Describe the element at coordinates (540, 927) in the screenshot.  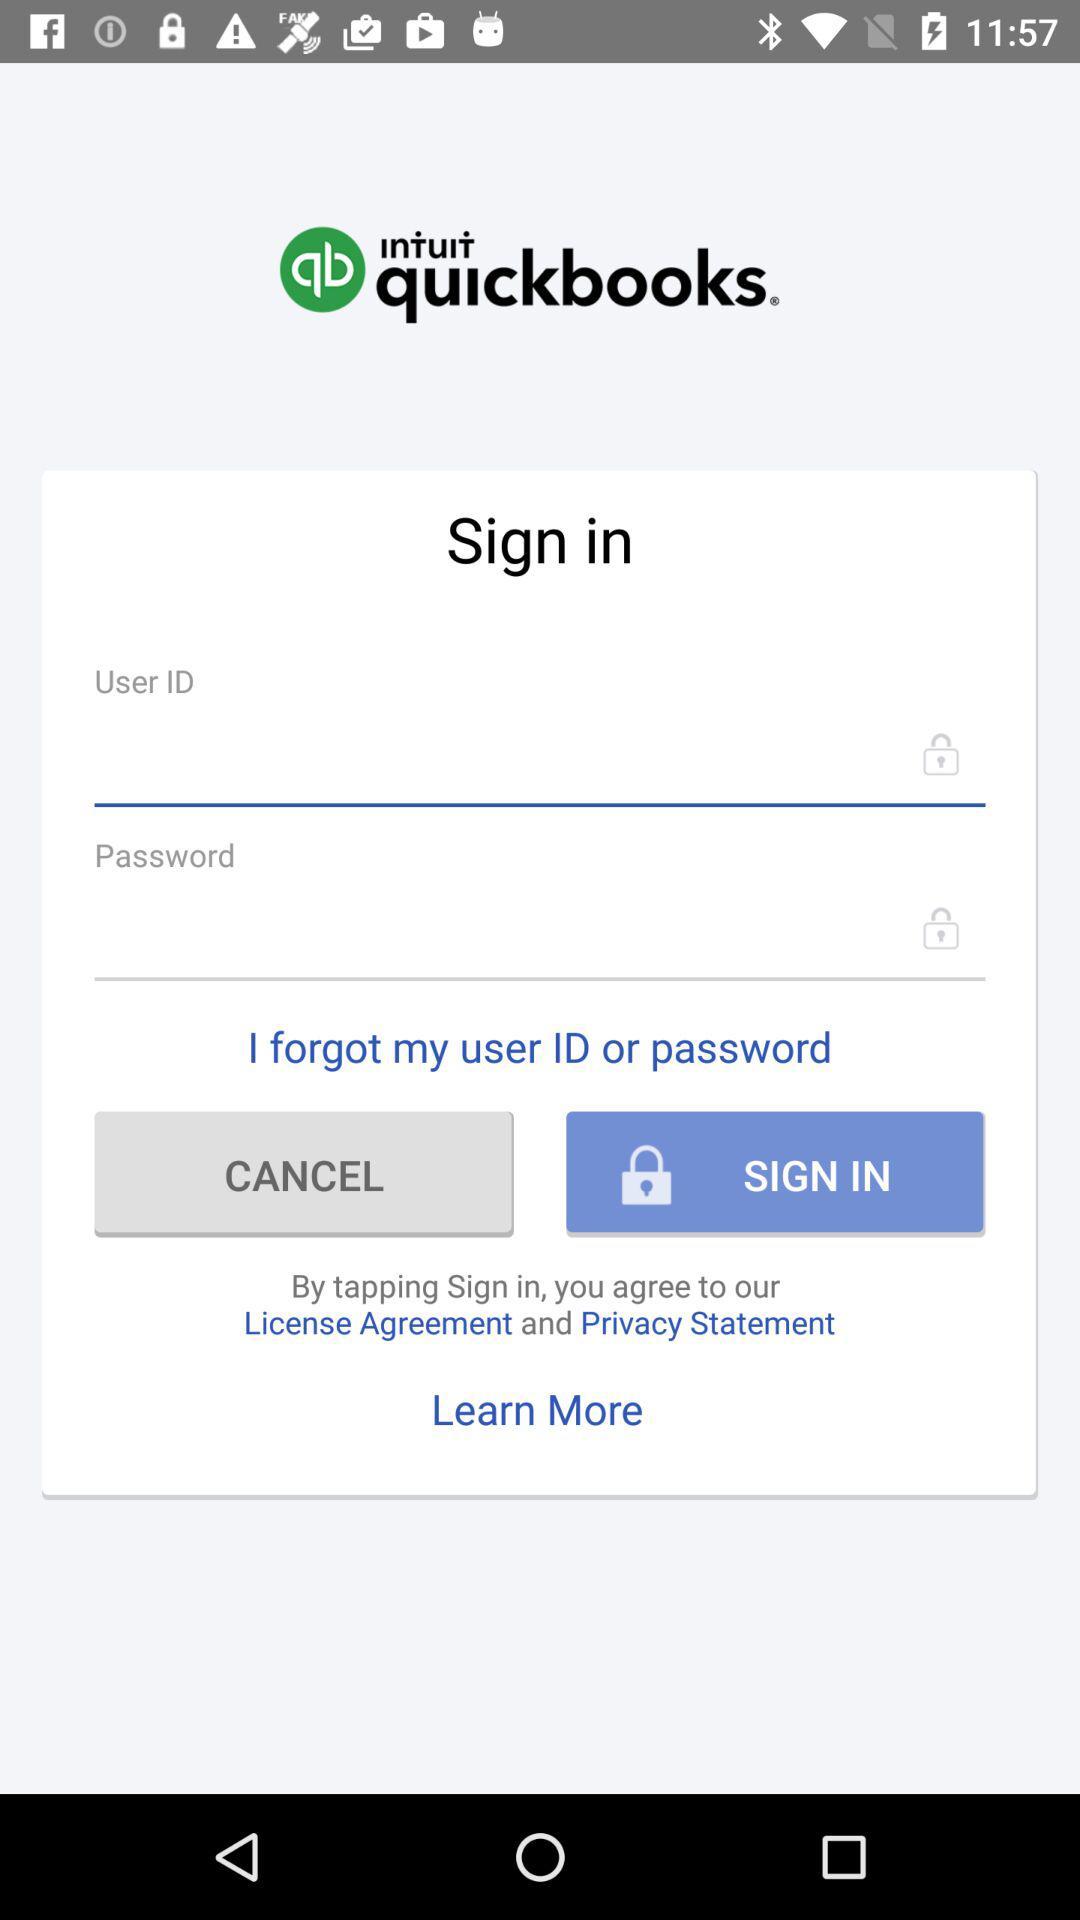
I see `the item below password icon` at that location.